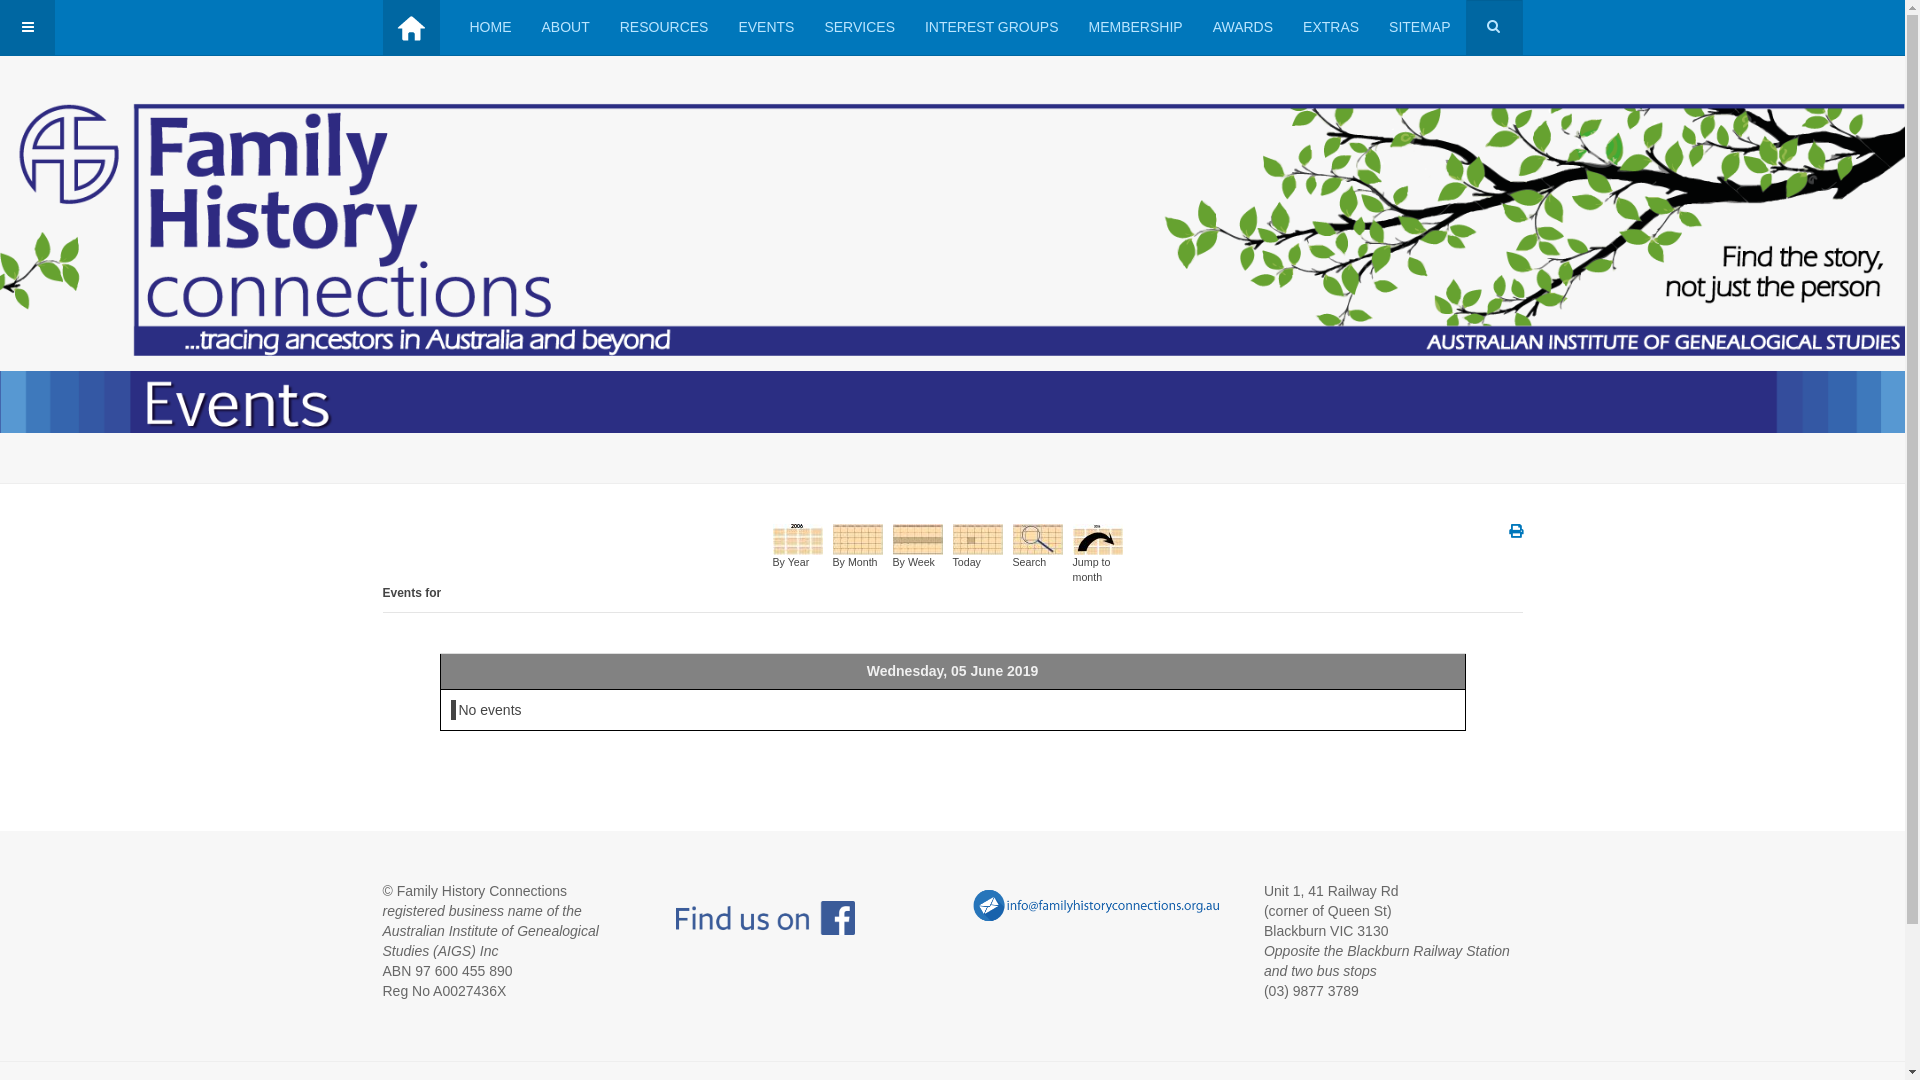 Image resolution: width=1920 pixels, height=1080 pixels. I want to click on 'By Week', so click(915, 536).